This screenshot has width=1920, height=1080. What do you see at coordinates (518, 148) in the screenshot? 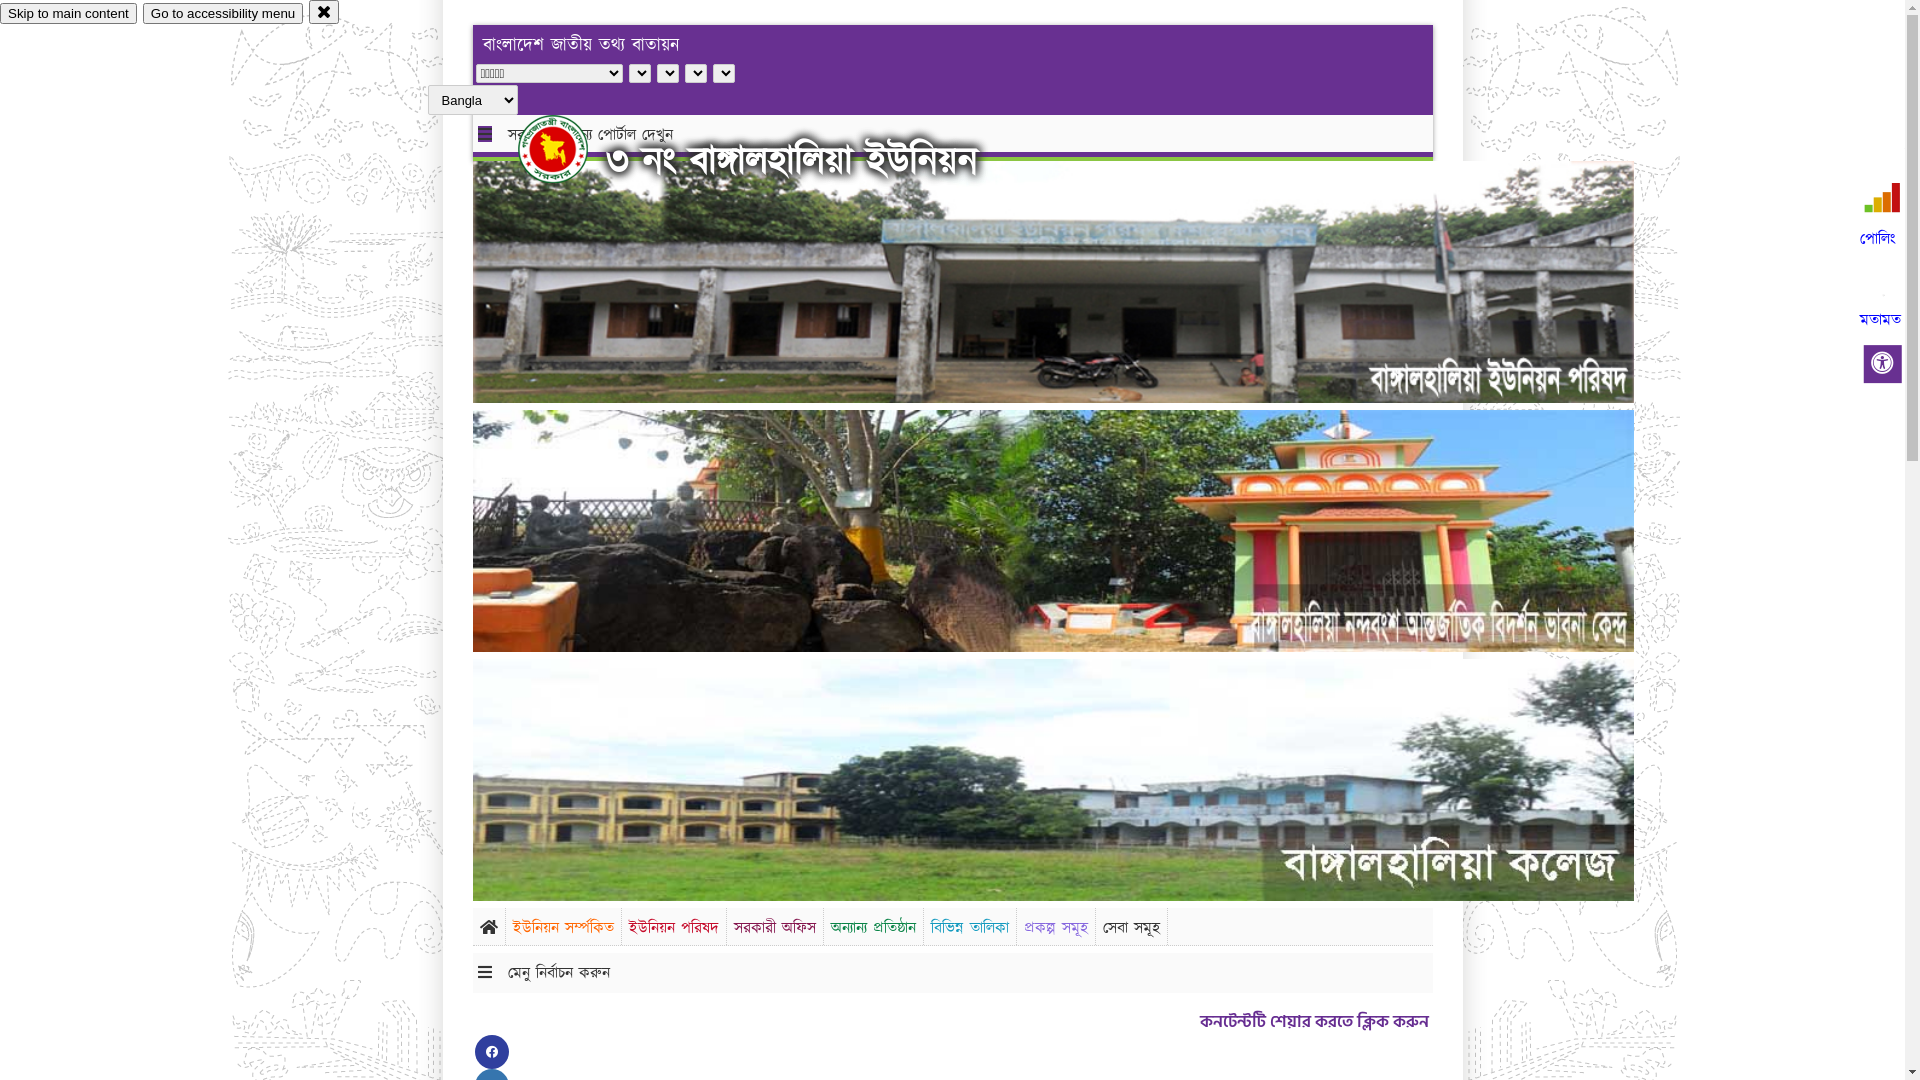
I see `'` at bounding box center [518, 148].